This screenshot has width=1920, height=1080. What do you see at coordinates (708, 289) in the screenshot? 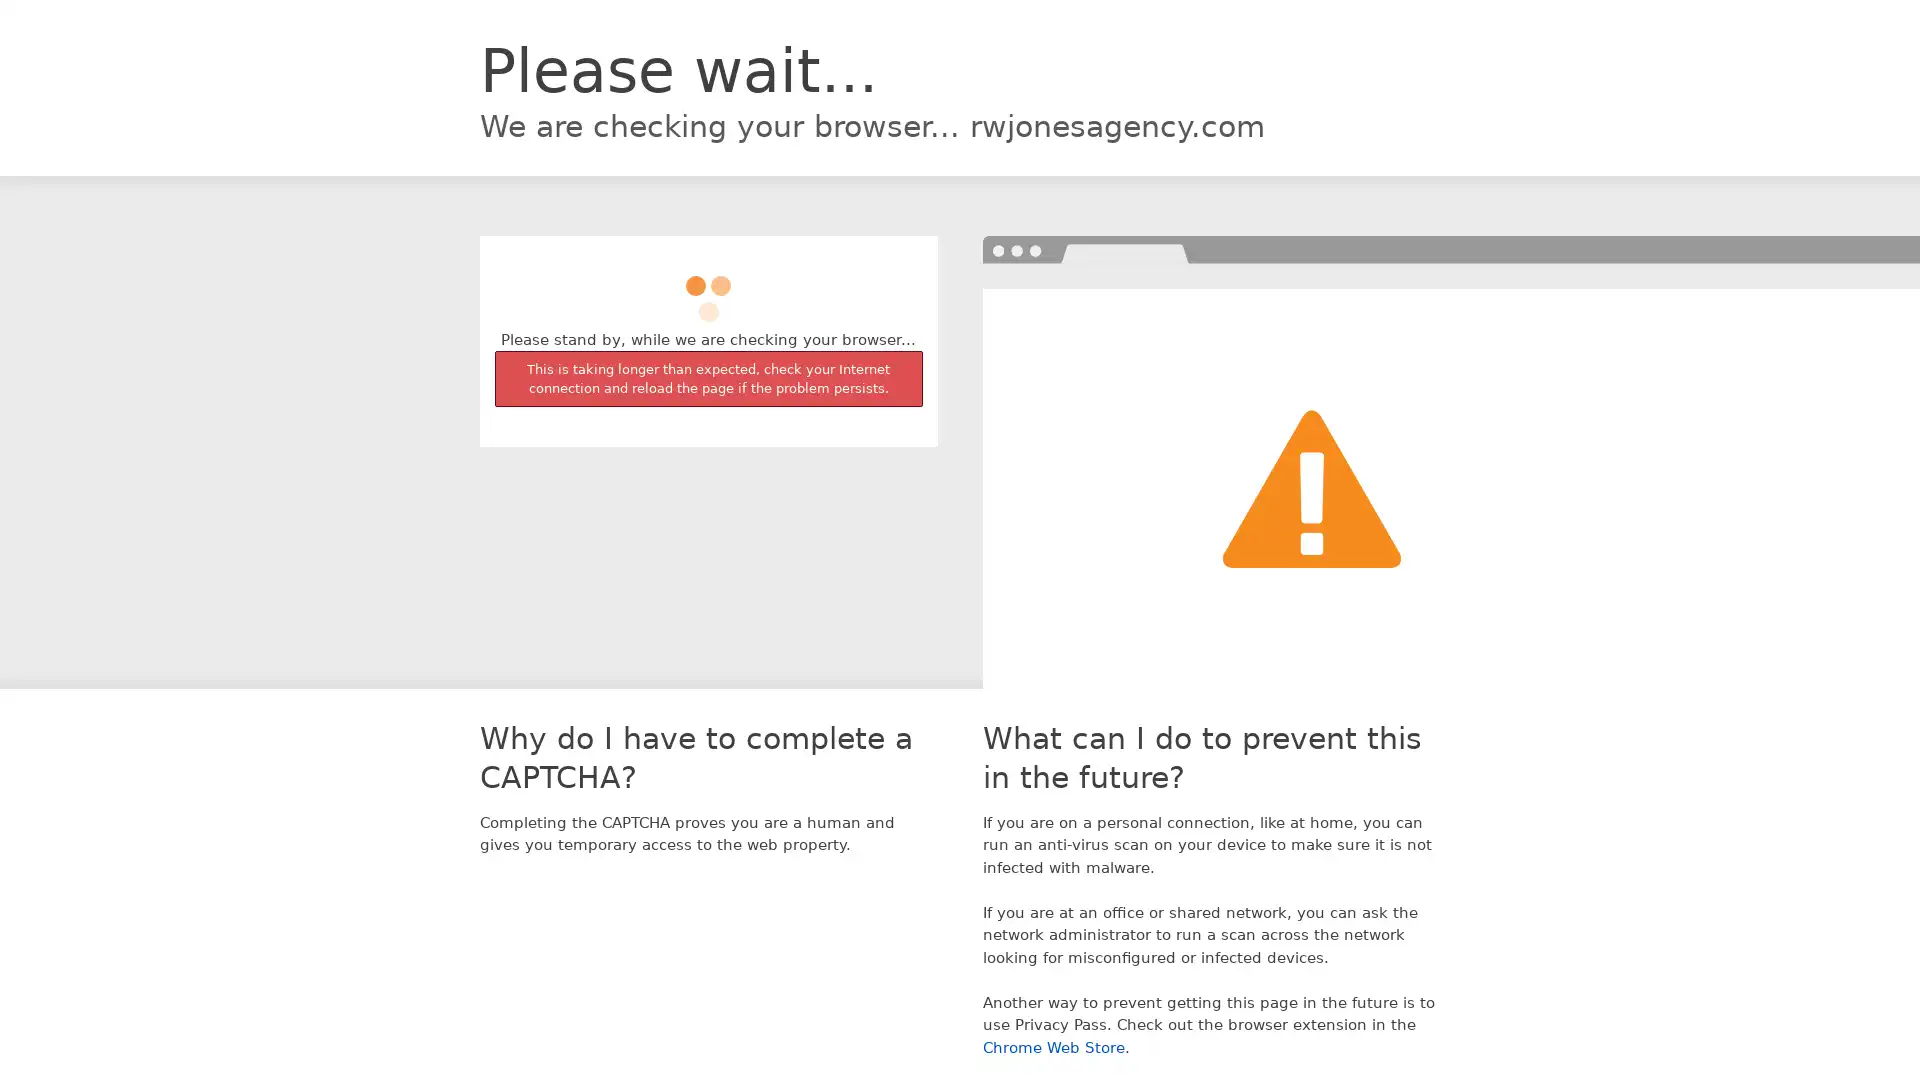
I see `Verify I am not a bot` at bounding box center [708, 289].